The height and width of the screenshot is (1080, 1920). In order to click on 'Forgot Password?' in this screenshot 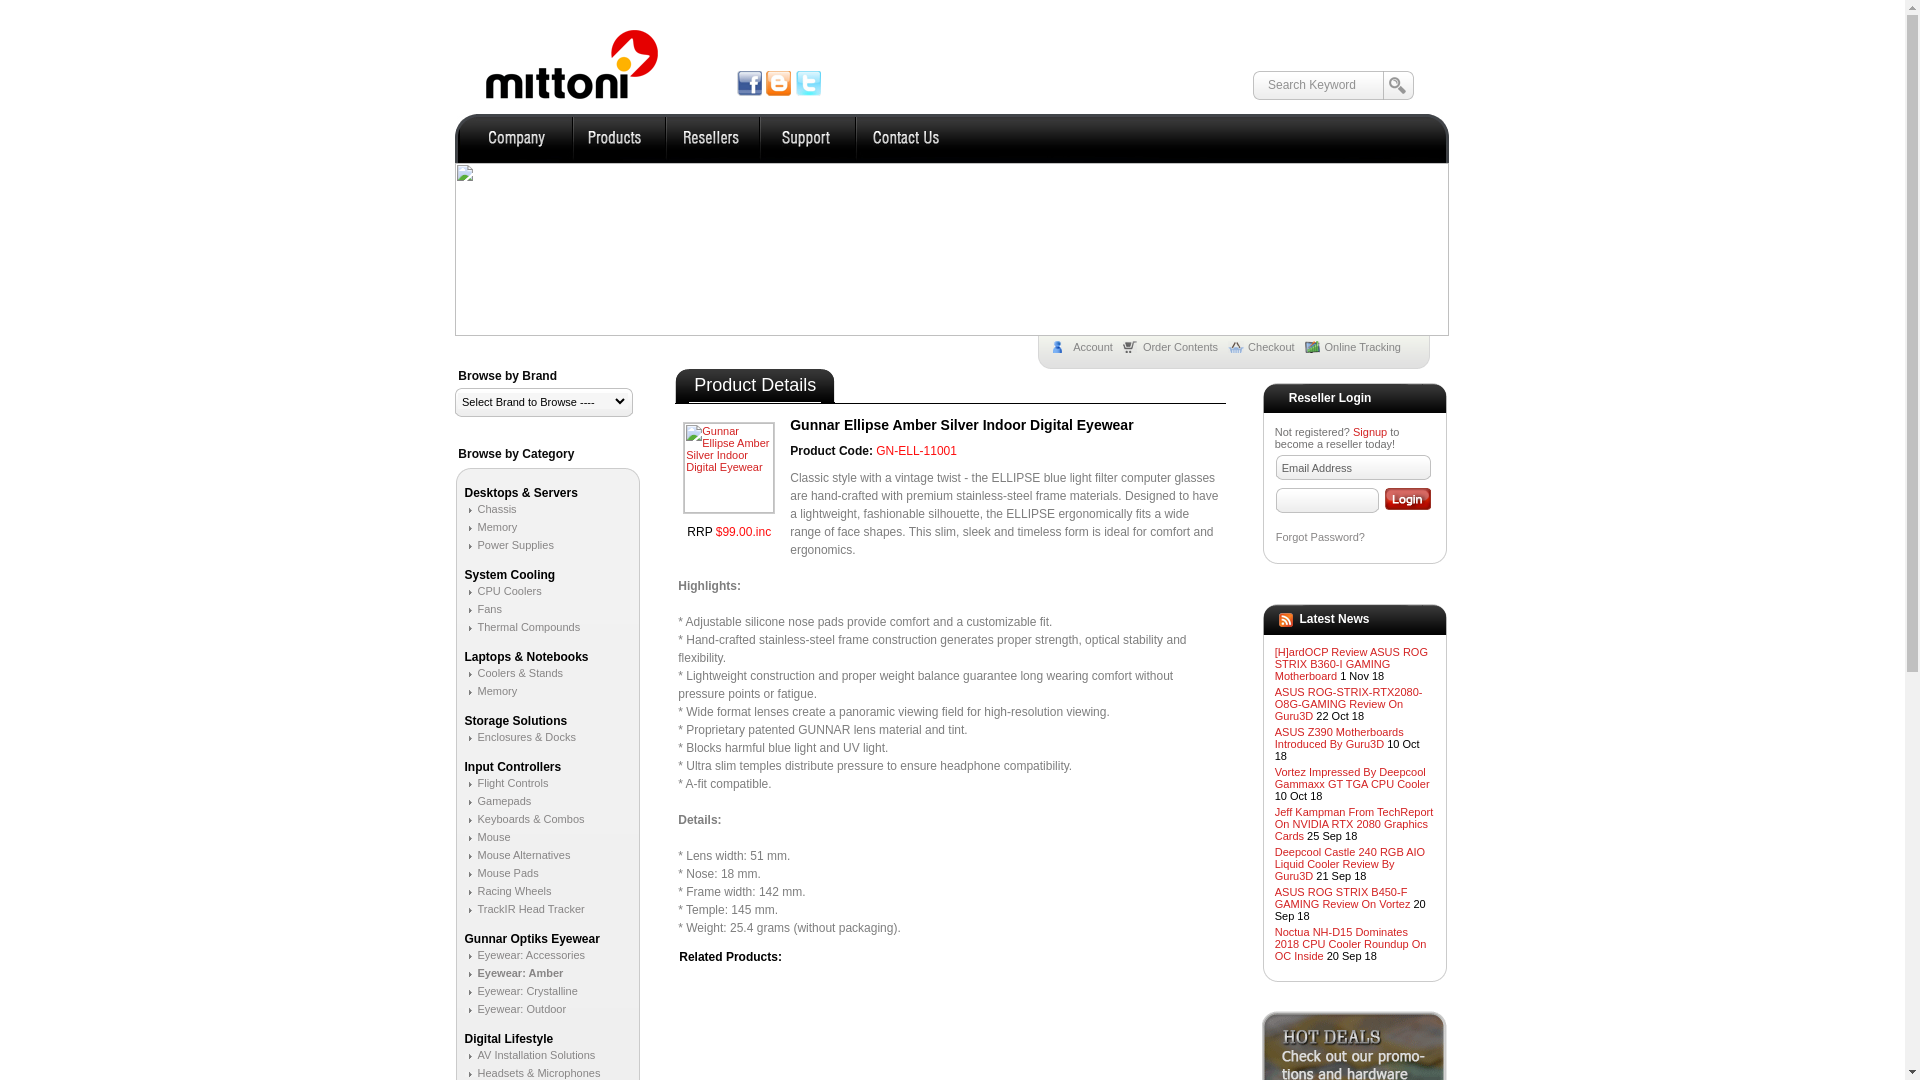, I will do `click(1275, 535)`.